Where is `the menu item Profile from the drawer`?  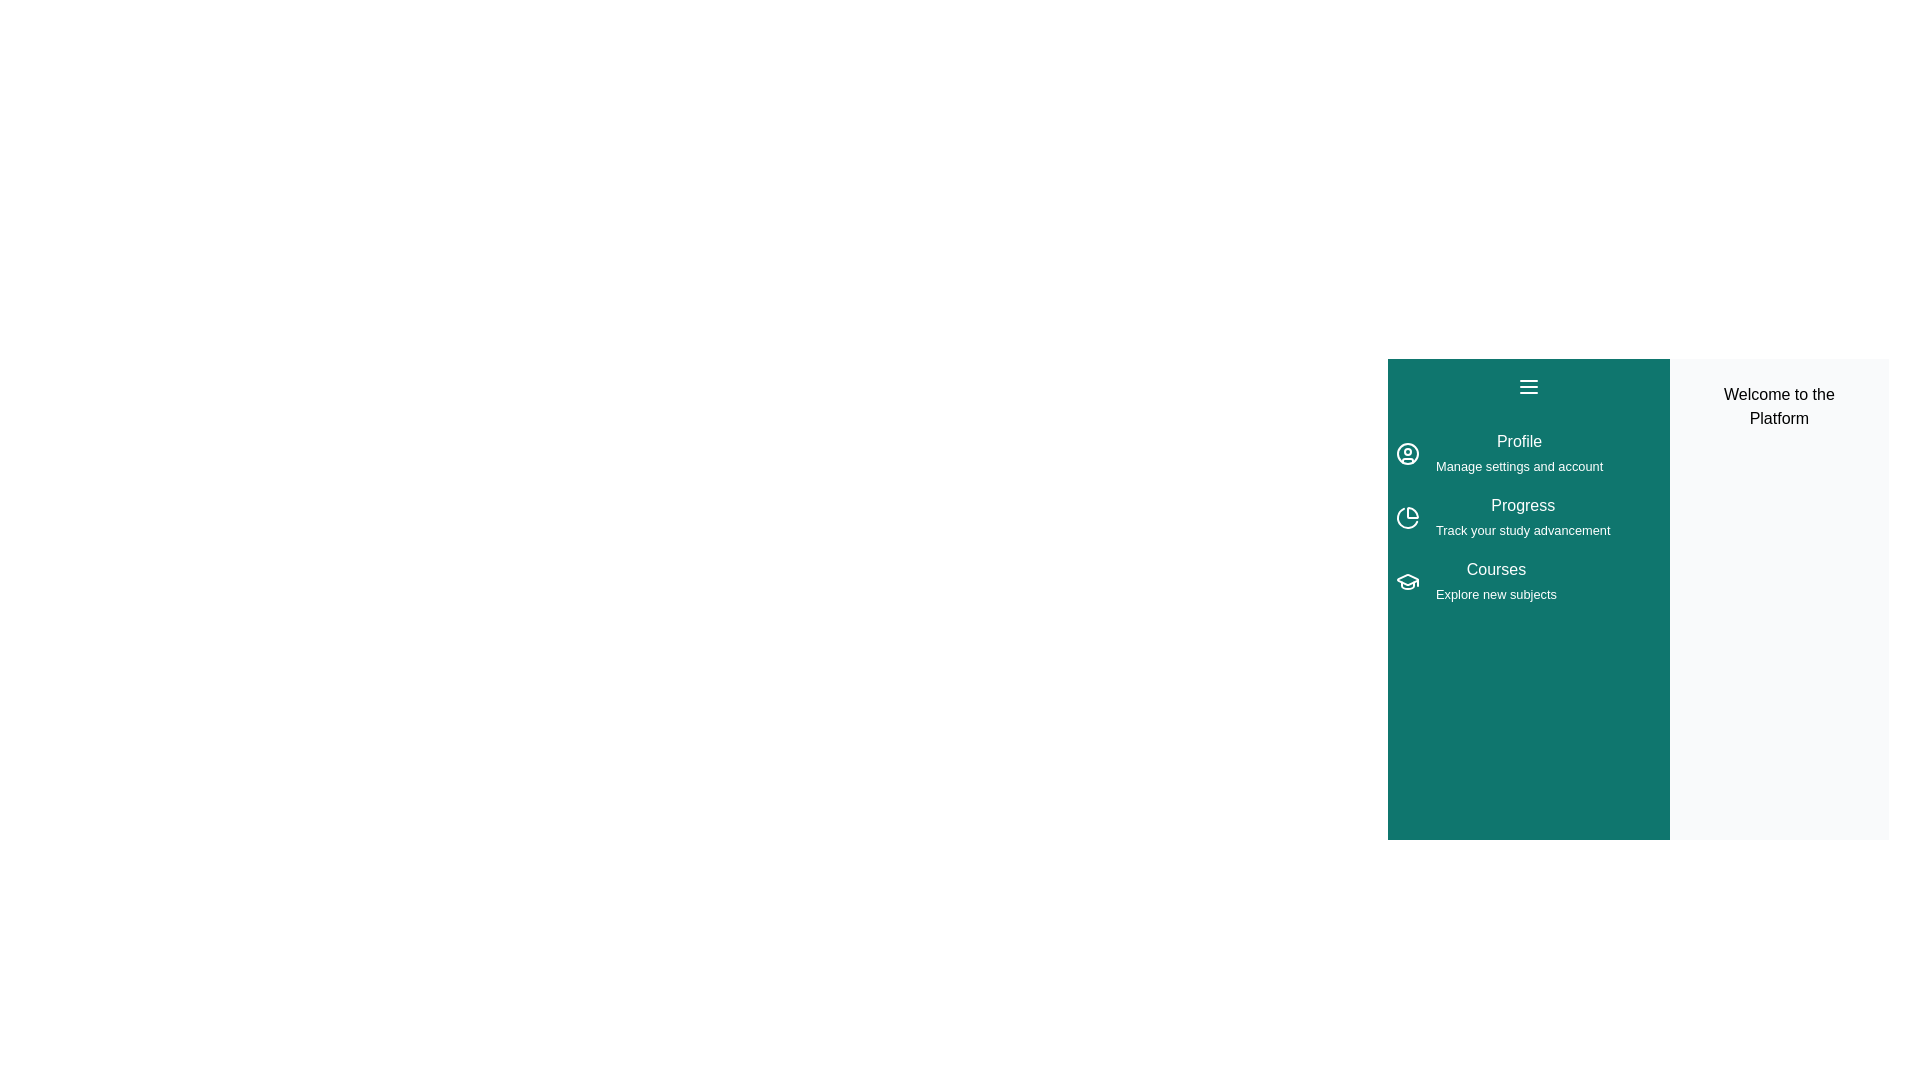
the menu item Profile from the drawer is located at coordinates (1406, 454).